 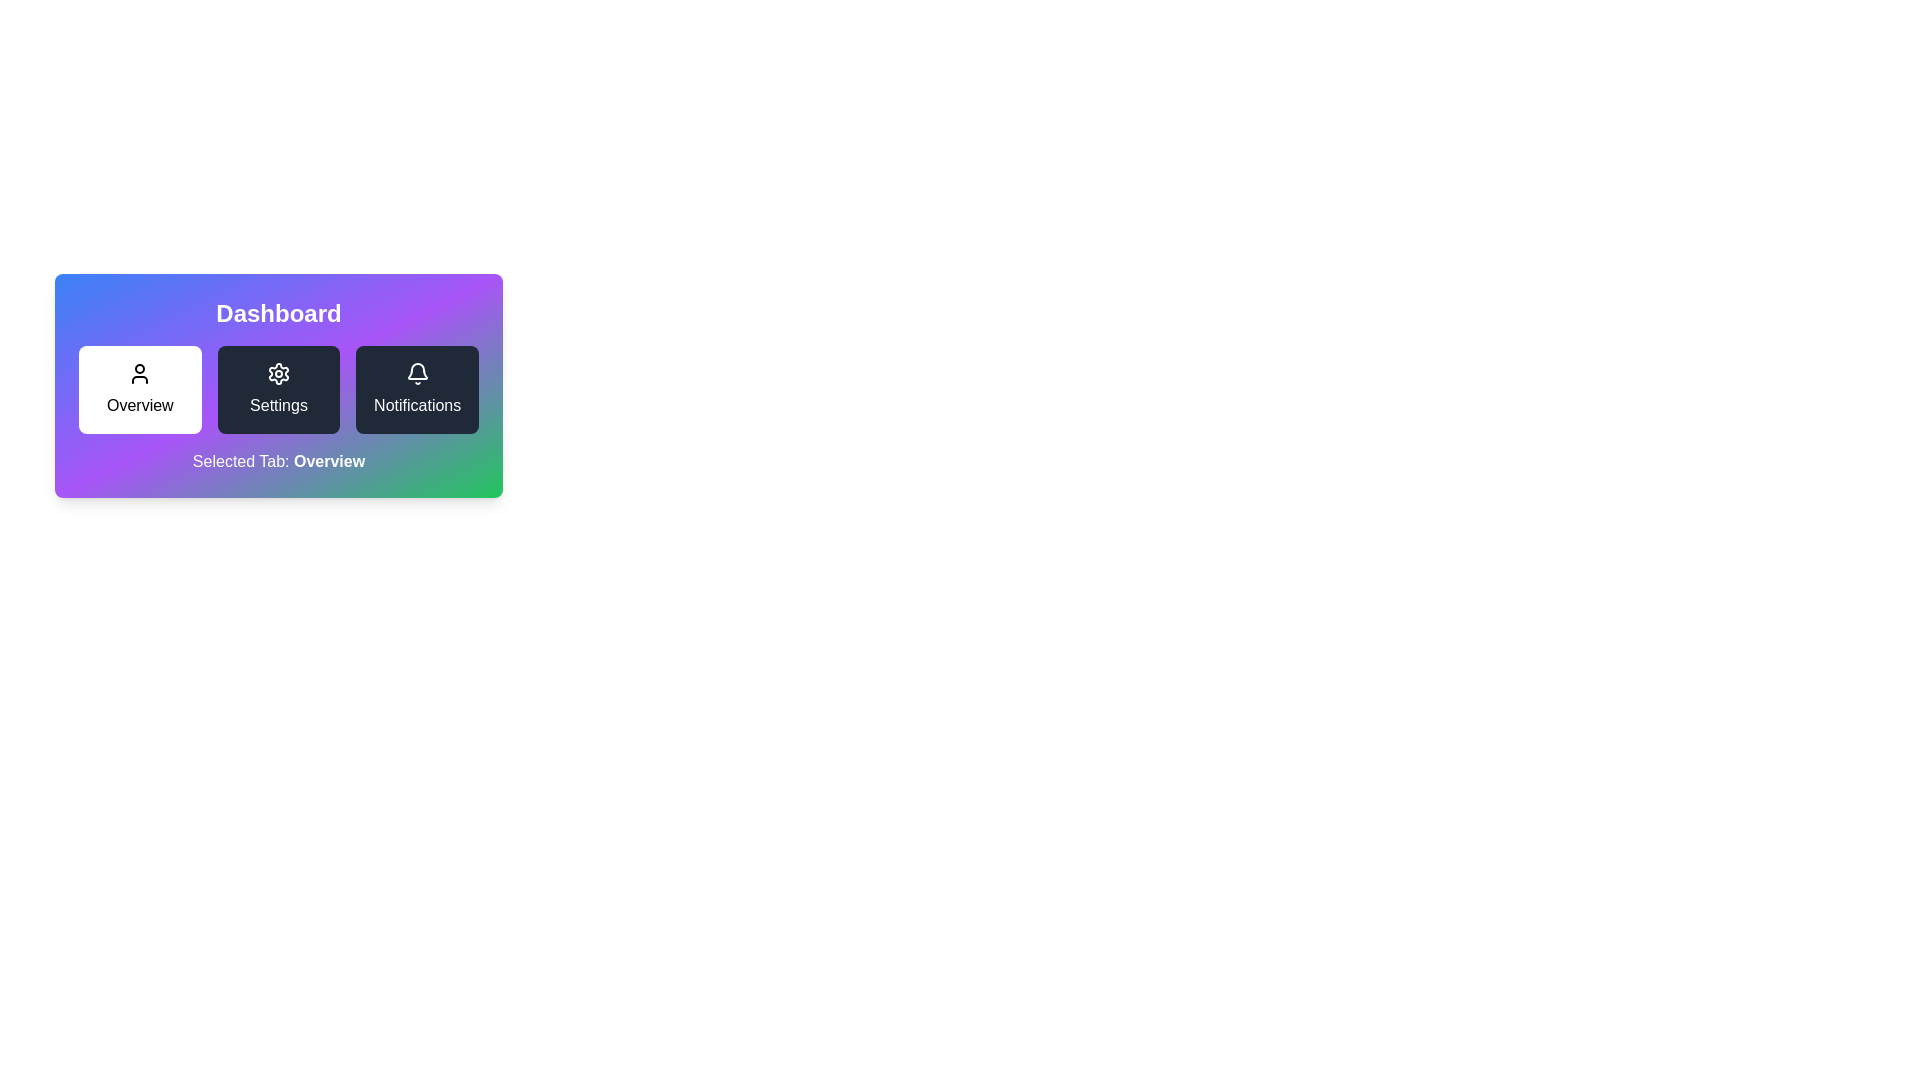 I want to click on the bell icon at the top of the 'Notifications' card, so click(x=416, y=374).